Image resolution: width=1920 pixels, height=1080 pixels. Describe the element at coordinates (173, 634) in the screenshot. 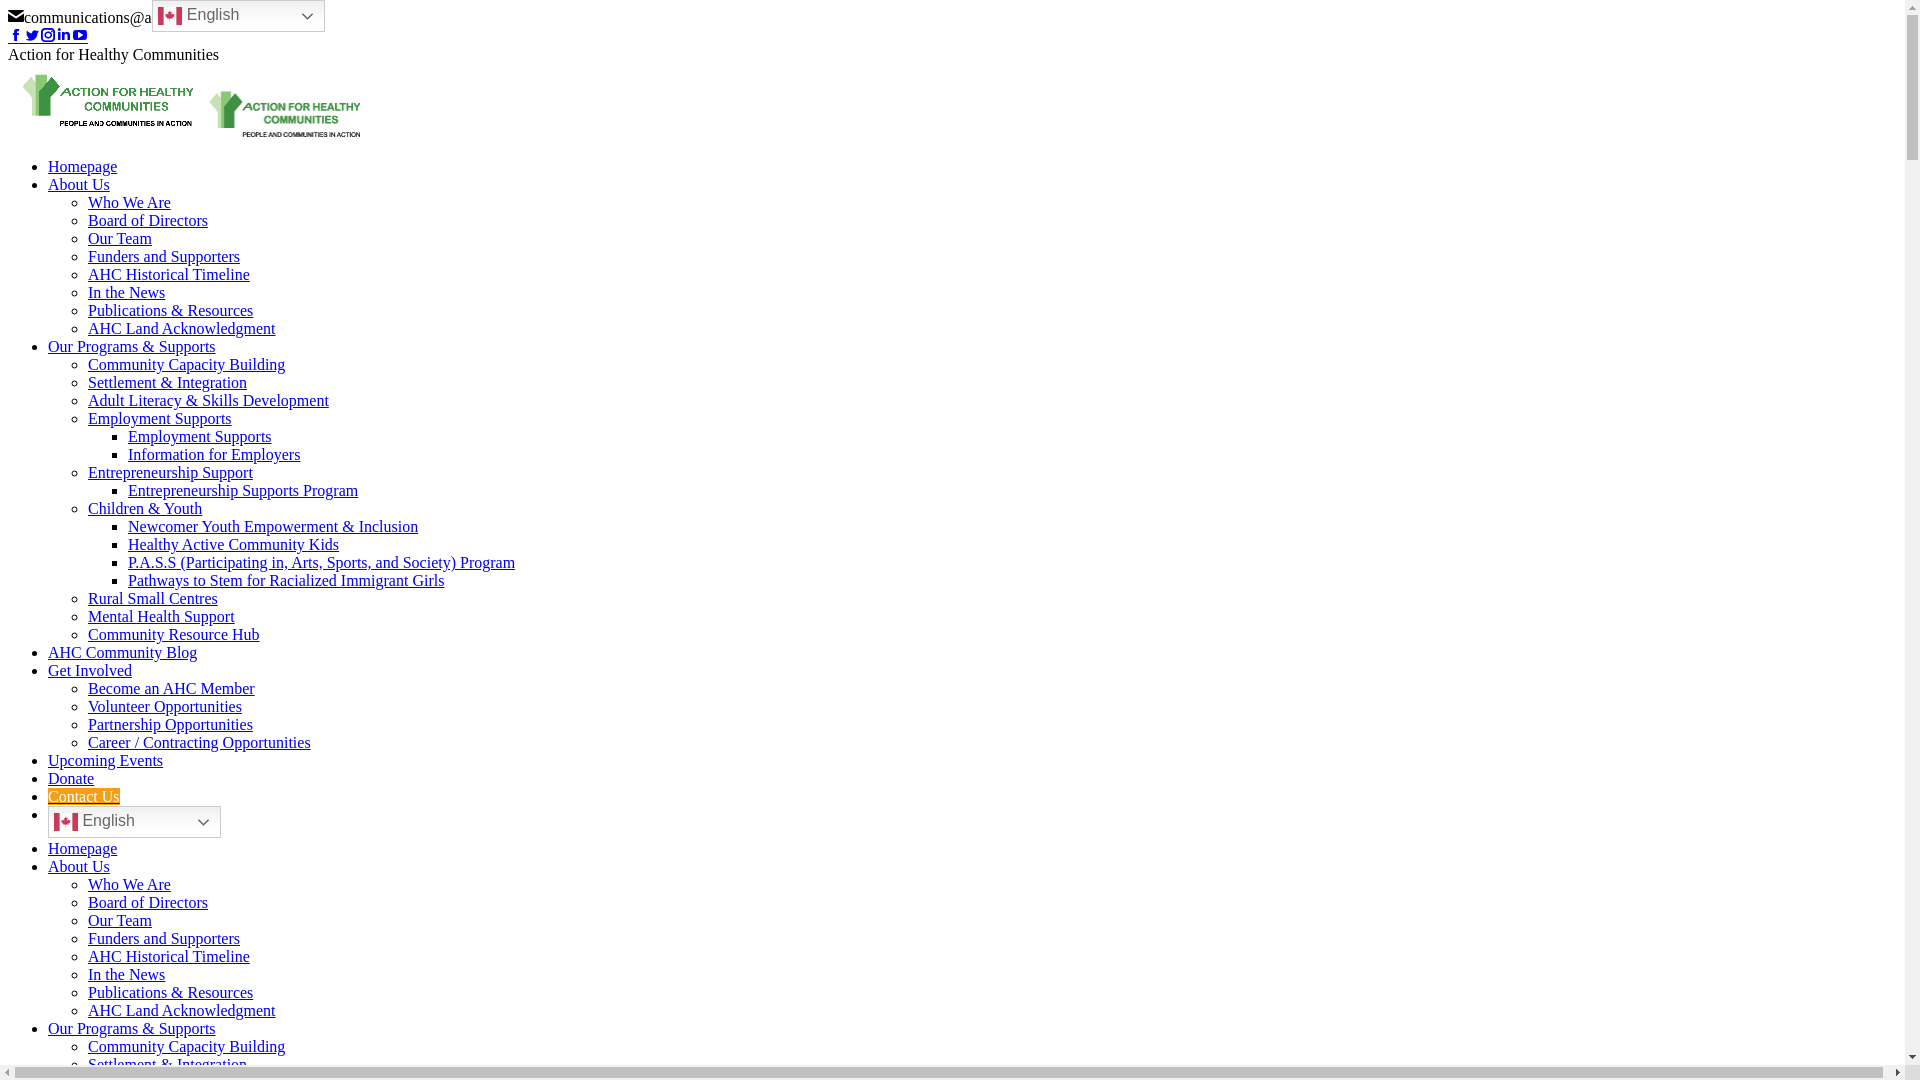

I see `'Community Resource Hub'` at that location.